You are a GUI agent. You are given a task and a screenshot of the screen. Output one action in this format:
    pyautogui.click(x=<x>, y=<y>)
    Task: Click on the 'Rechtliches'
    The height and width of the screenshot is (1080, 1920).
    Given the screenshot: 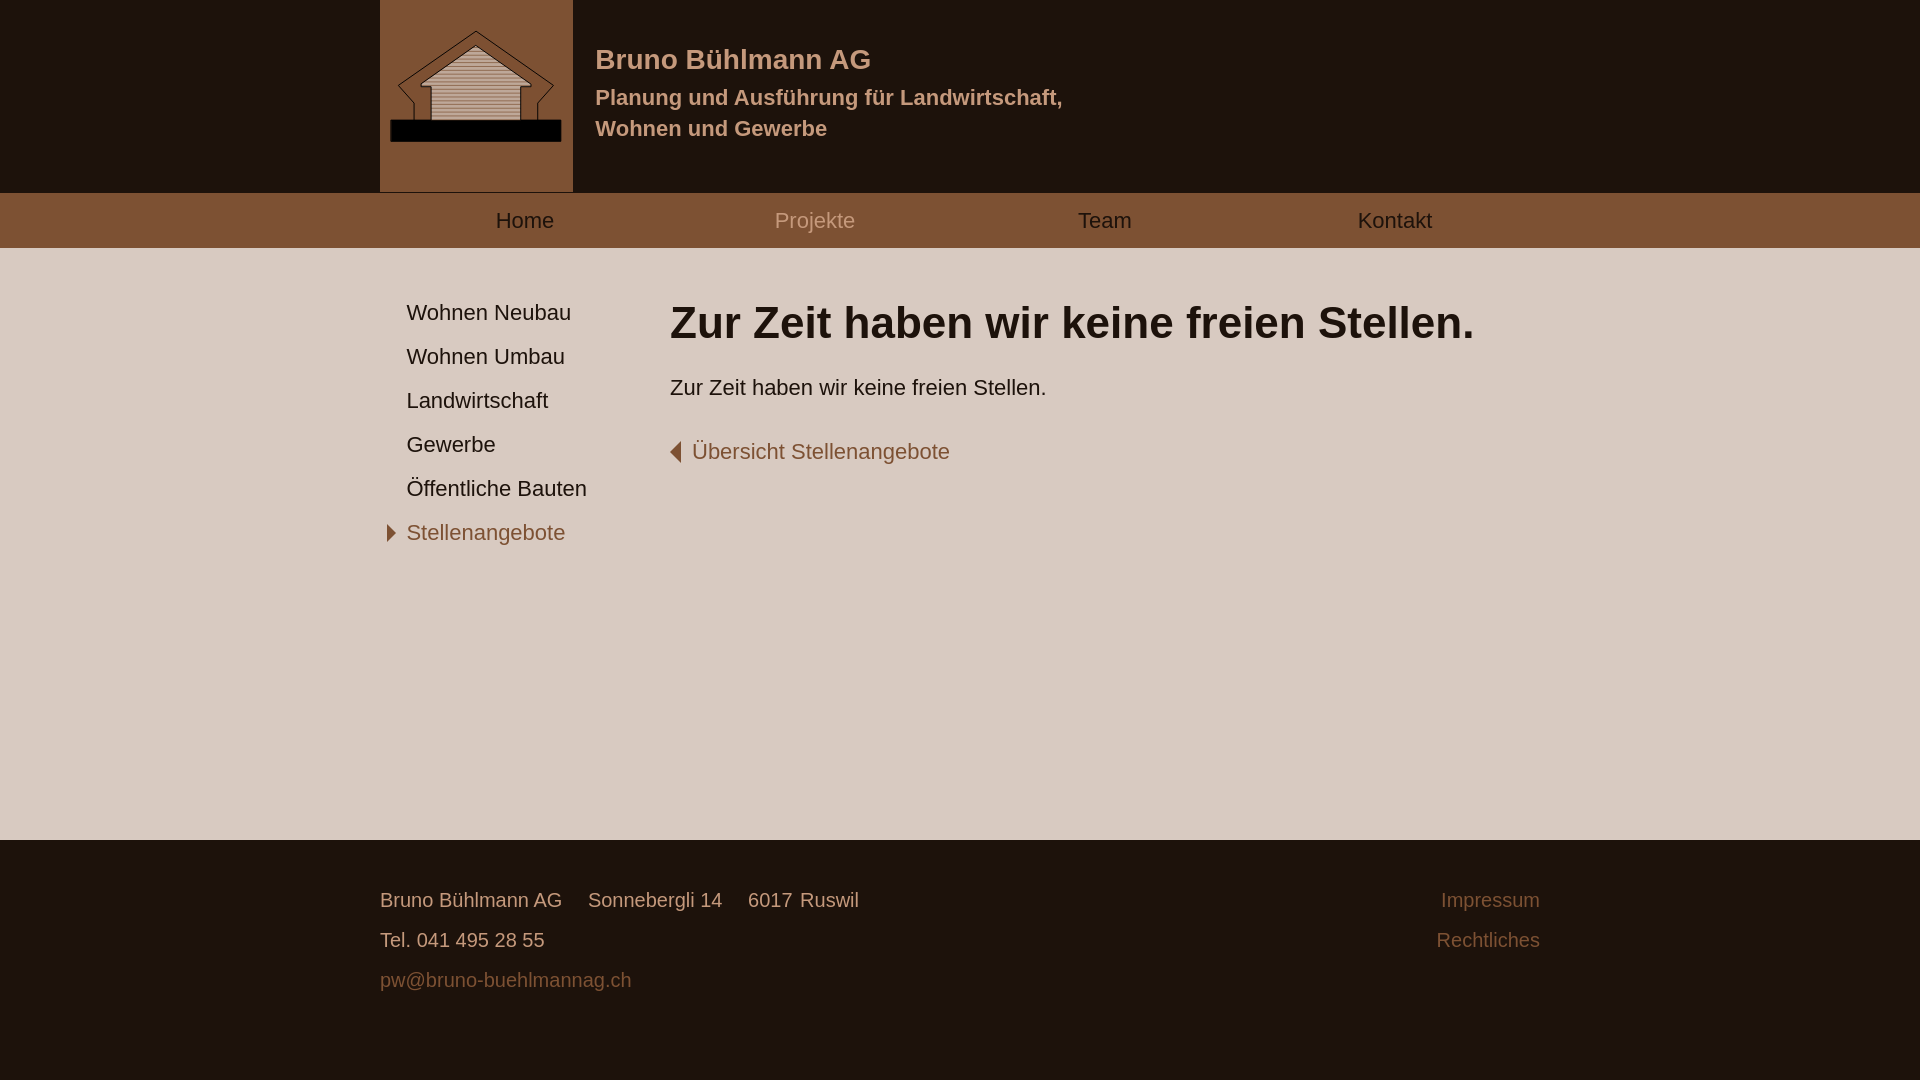 What is the action you would take?
    pyautogui.click(x=1394, y=940)
    